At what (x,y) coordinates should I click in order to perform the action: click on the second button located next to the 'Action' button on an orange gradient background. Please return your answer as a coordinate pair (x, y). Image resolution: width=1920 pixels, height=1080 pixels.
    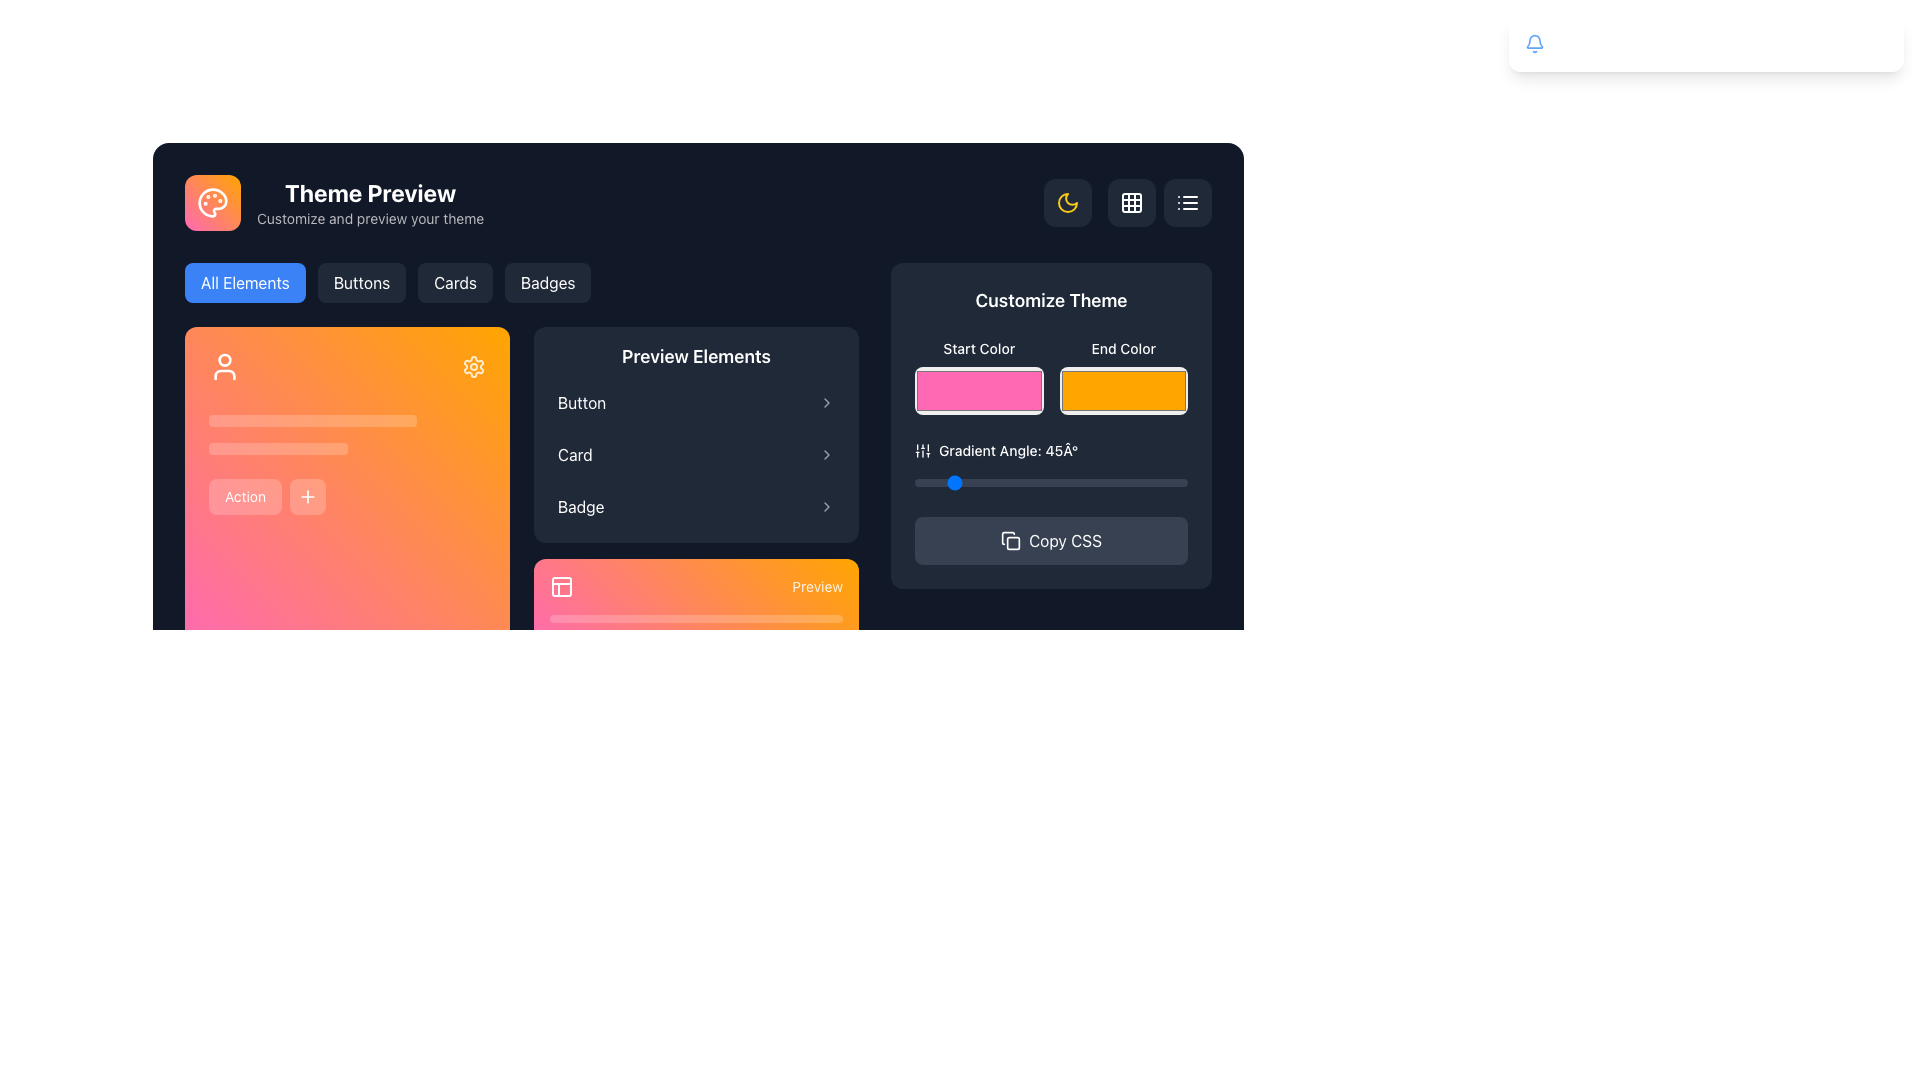
    Looking at the image, I should click on (307, 496).